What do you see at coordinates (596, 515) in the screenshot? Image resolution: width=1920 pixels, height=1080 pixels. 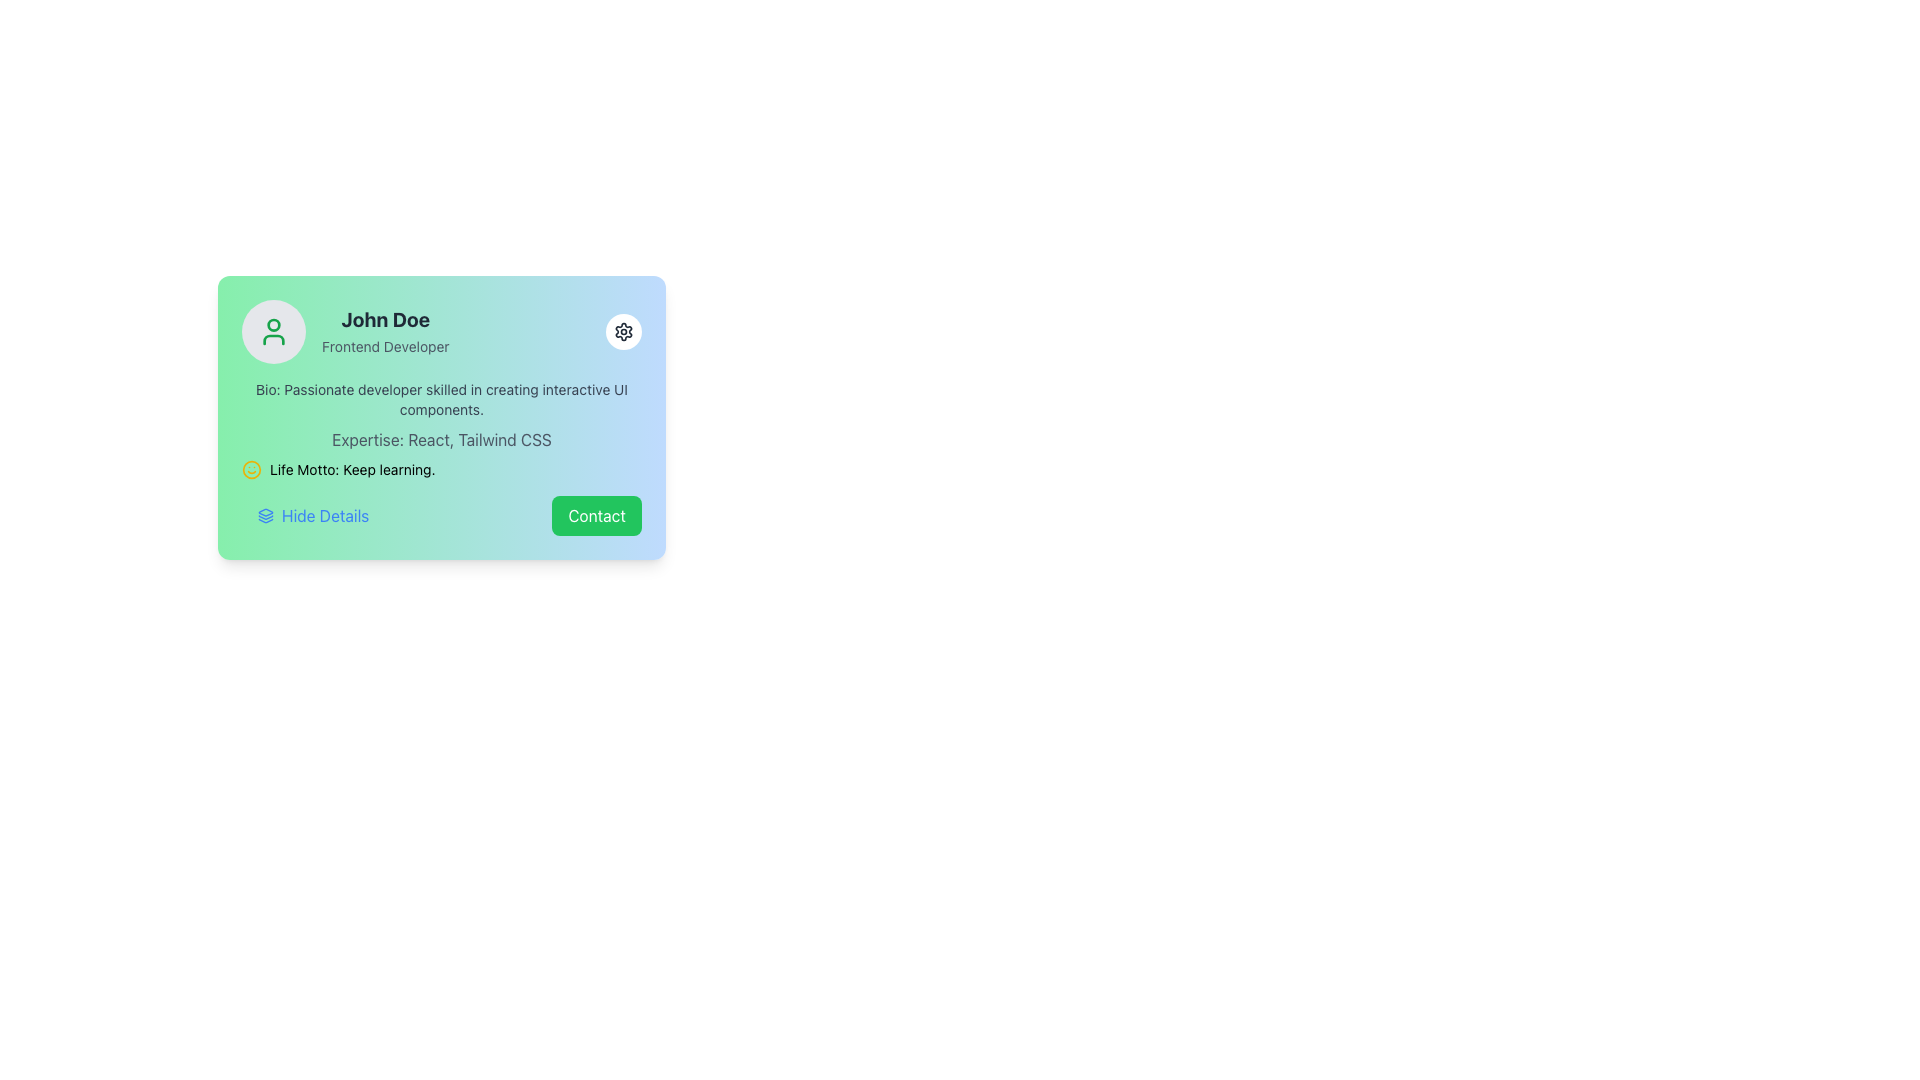 I see `the contact button located at the bottom right of the card layout to observe the color change` at bounding box center [596, 515].